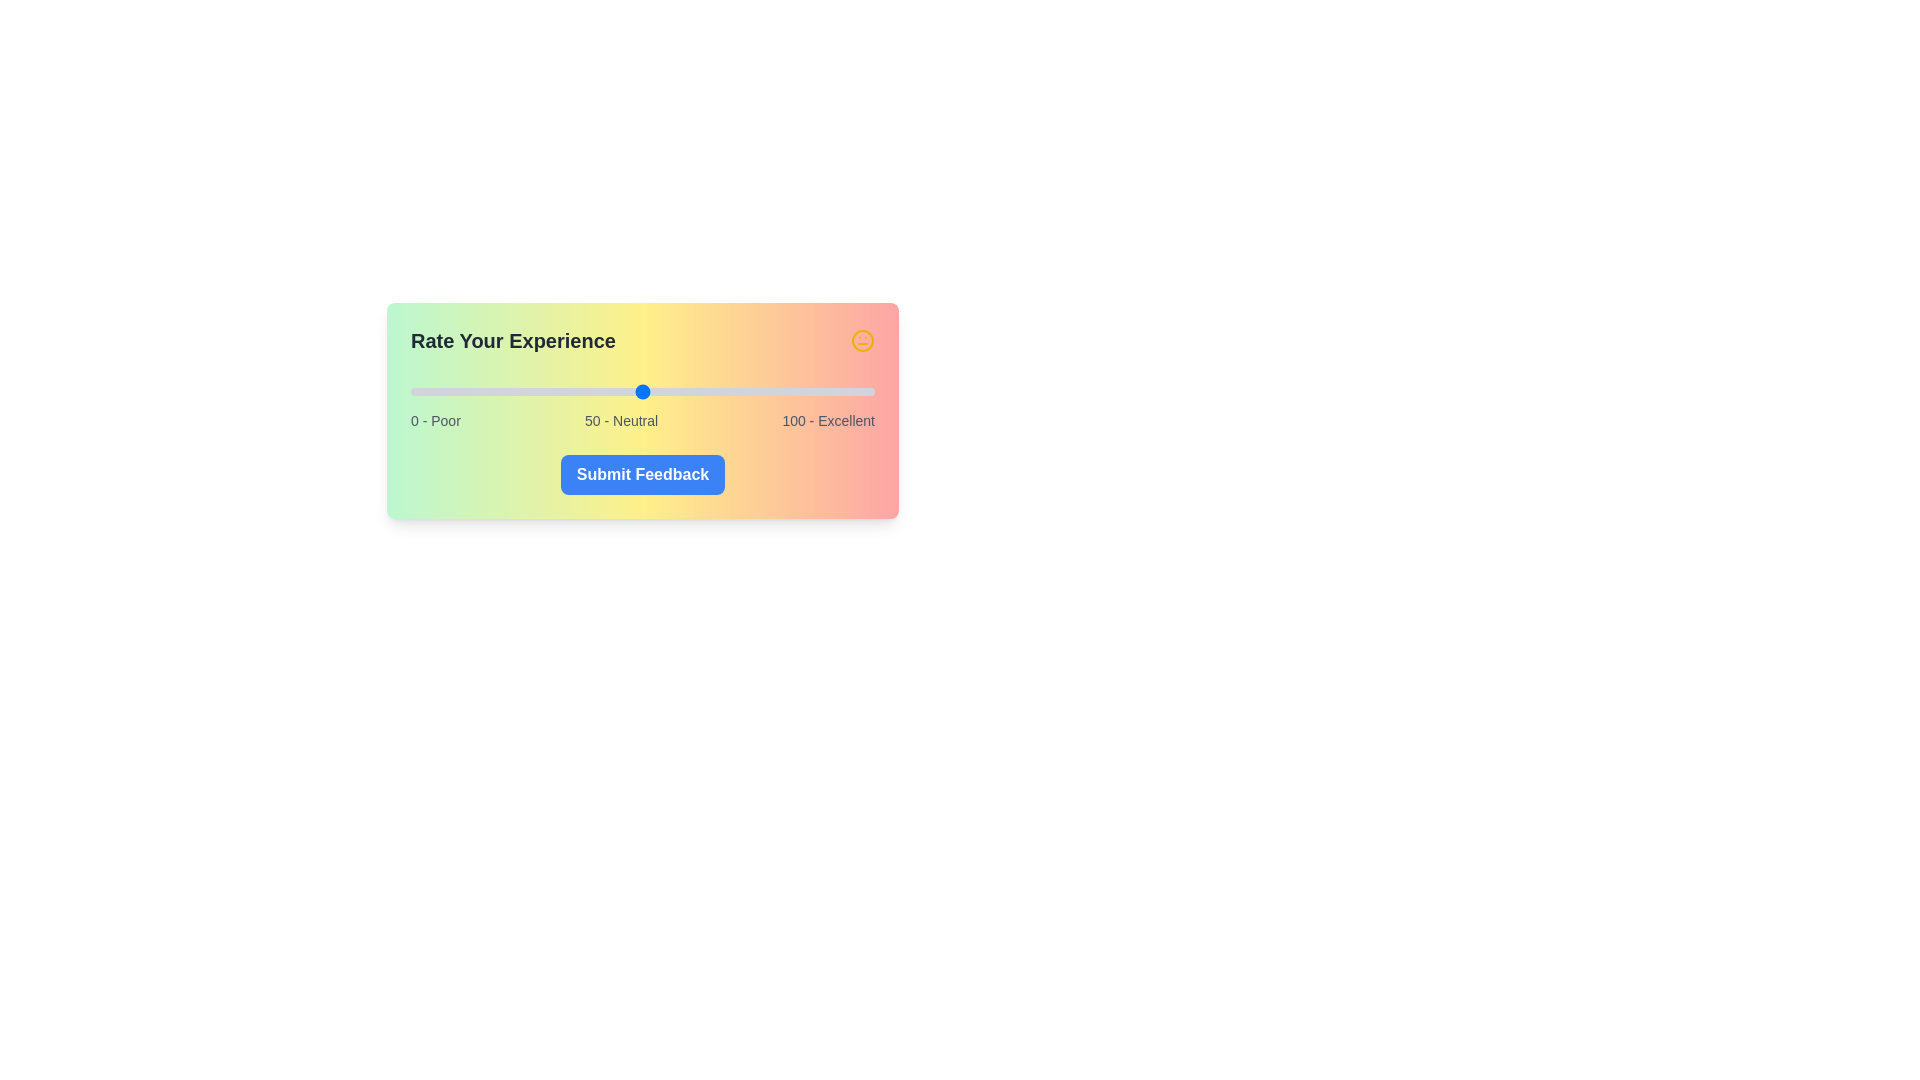 The width and height of the screenshot is (1920, 1080). Describe the element at coordinates (790, 392) in the screenshot. I see `the satisfaction slider to 82 value` at that location.